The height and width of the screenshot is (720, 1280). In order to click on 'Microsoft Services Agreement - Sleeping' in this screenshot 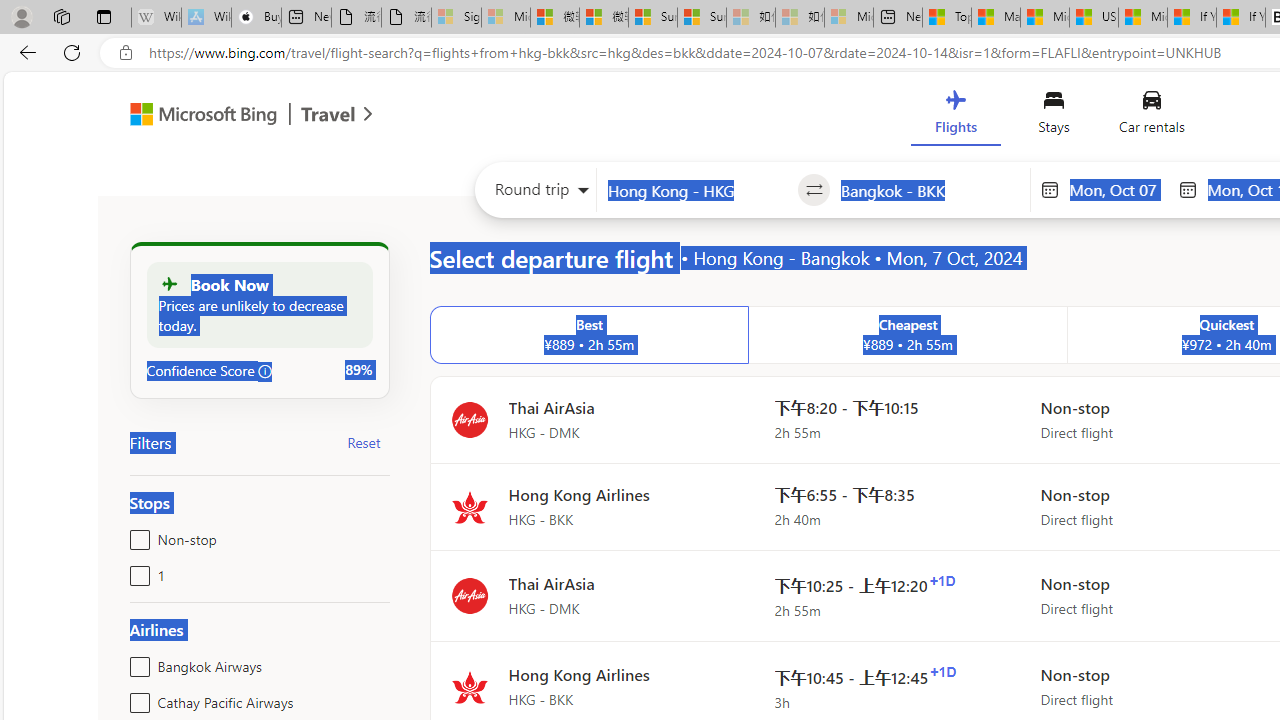, I will do `click(506, 17)`.